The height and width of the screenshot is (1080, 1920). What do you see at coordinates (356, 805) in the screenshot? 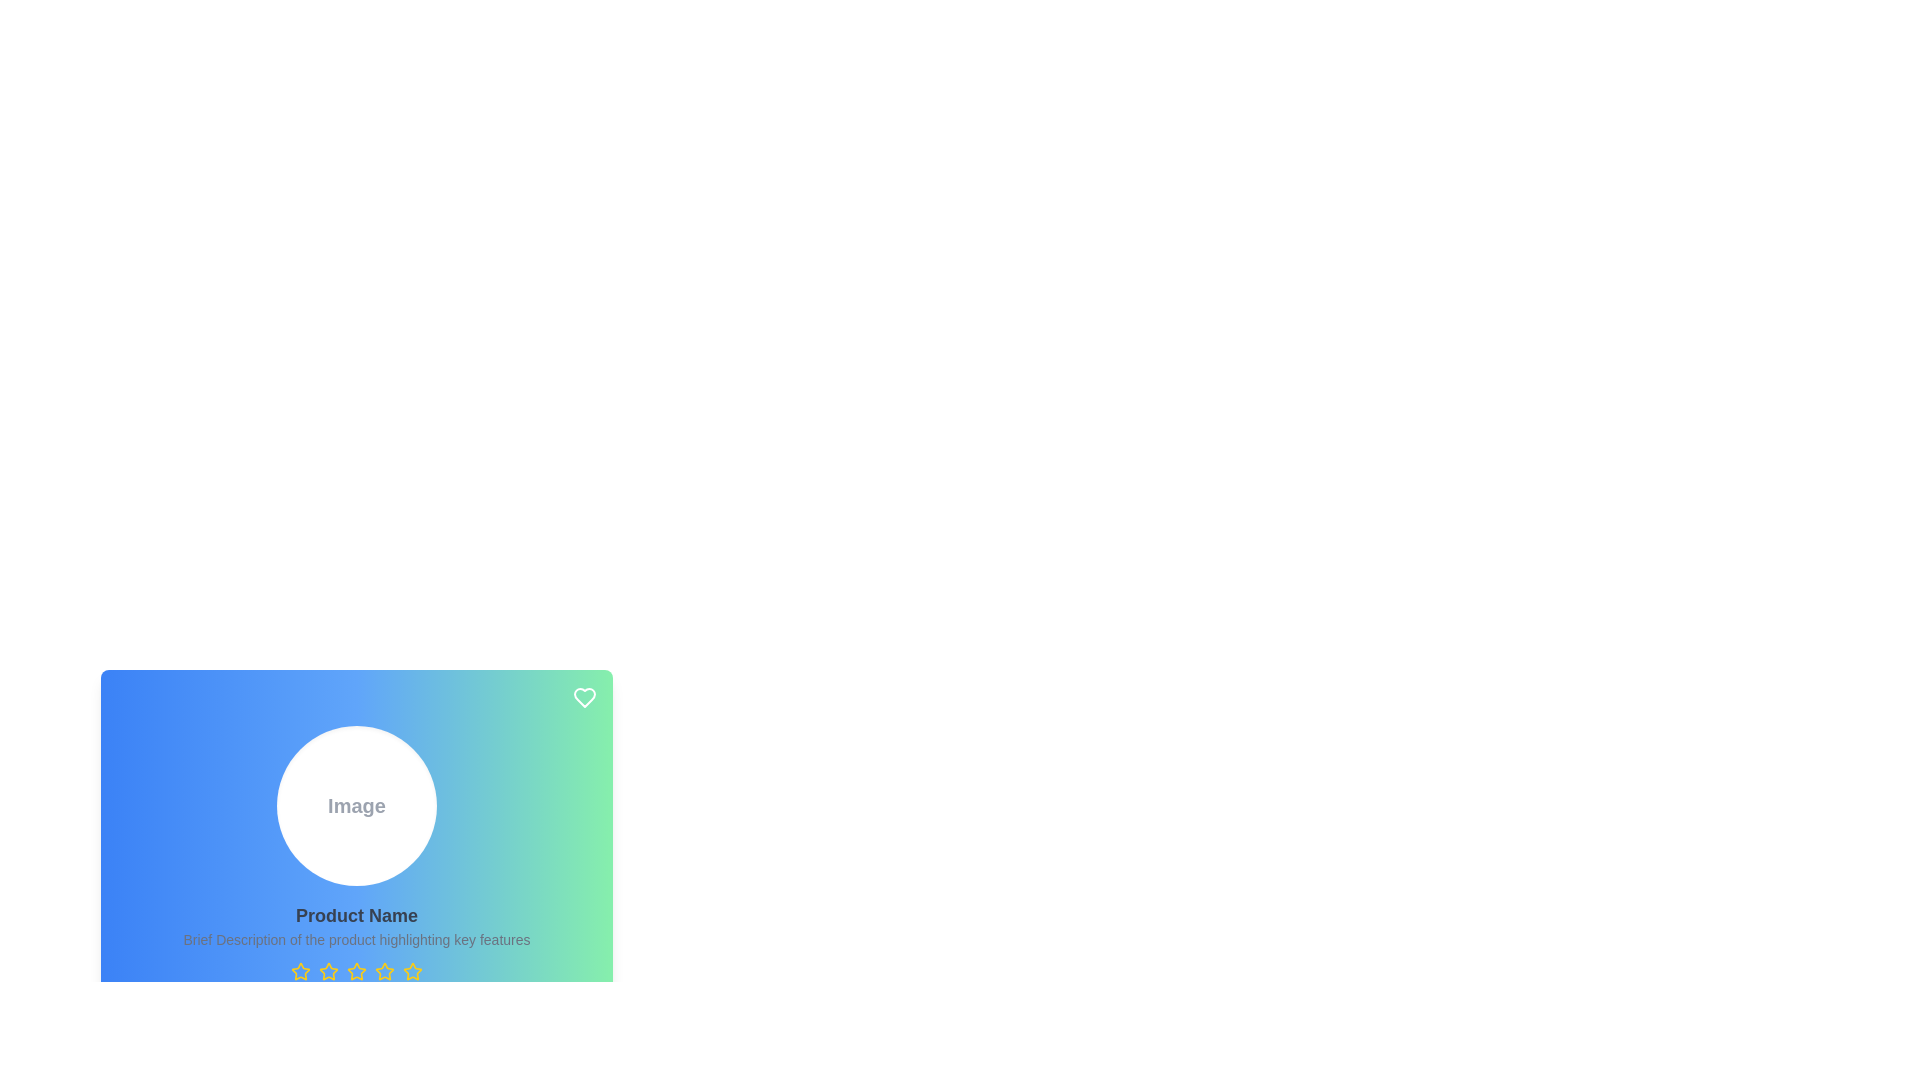
I see `the Graphical Placeholder element which is centrally located above the 'Product Name' text section` at bounding box center [356, 805].